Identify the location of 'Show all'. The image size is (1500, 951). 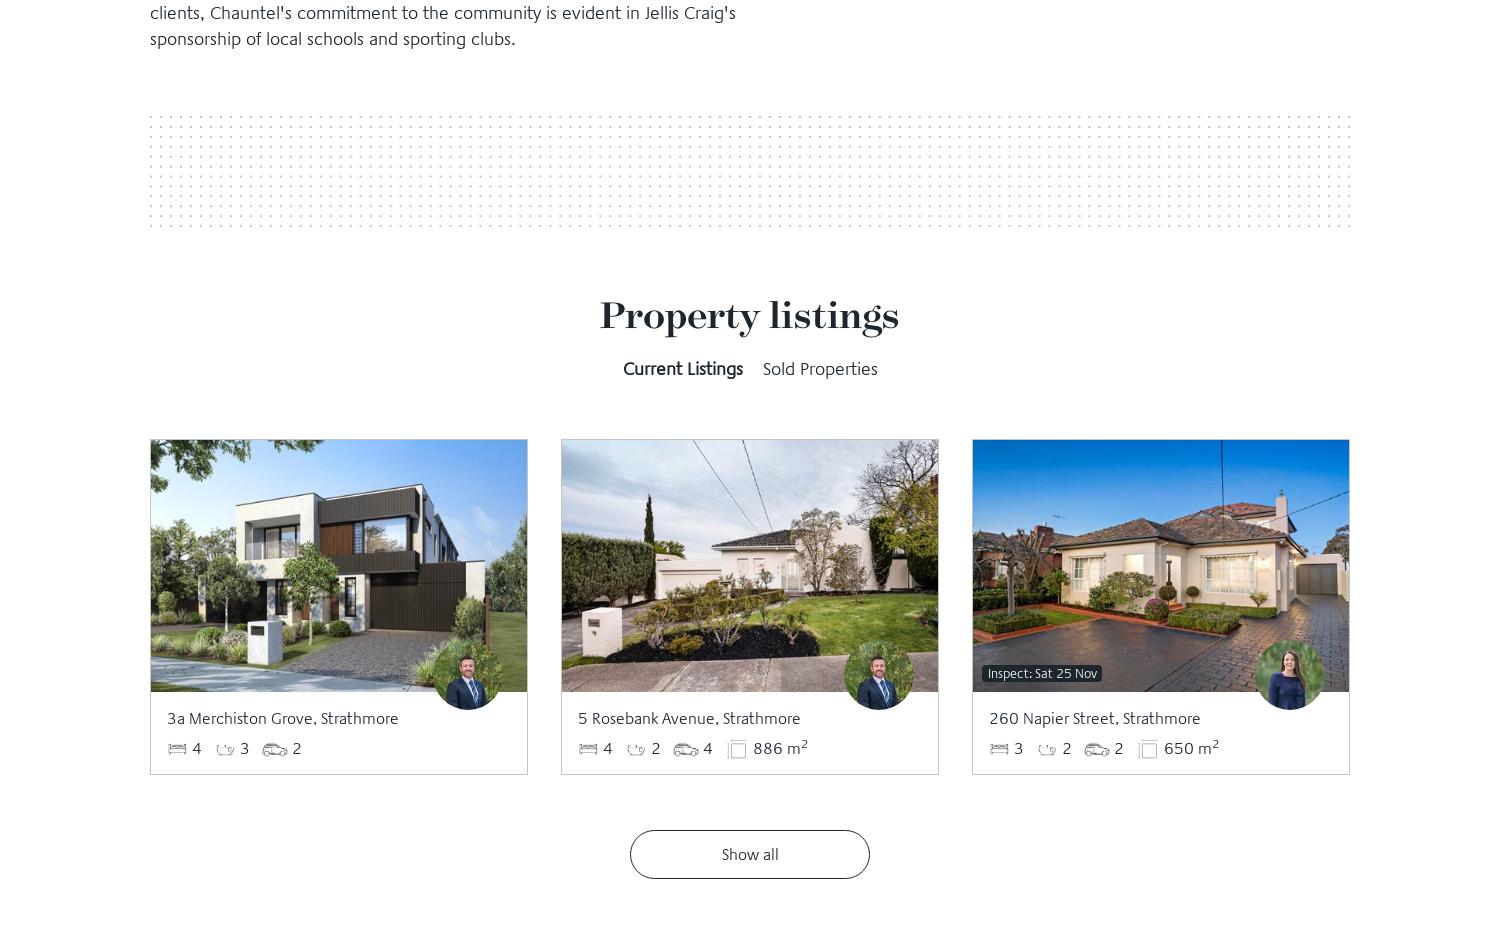
(720, 852).